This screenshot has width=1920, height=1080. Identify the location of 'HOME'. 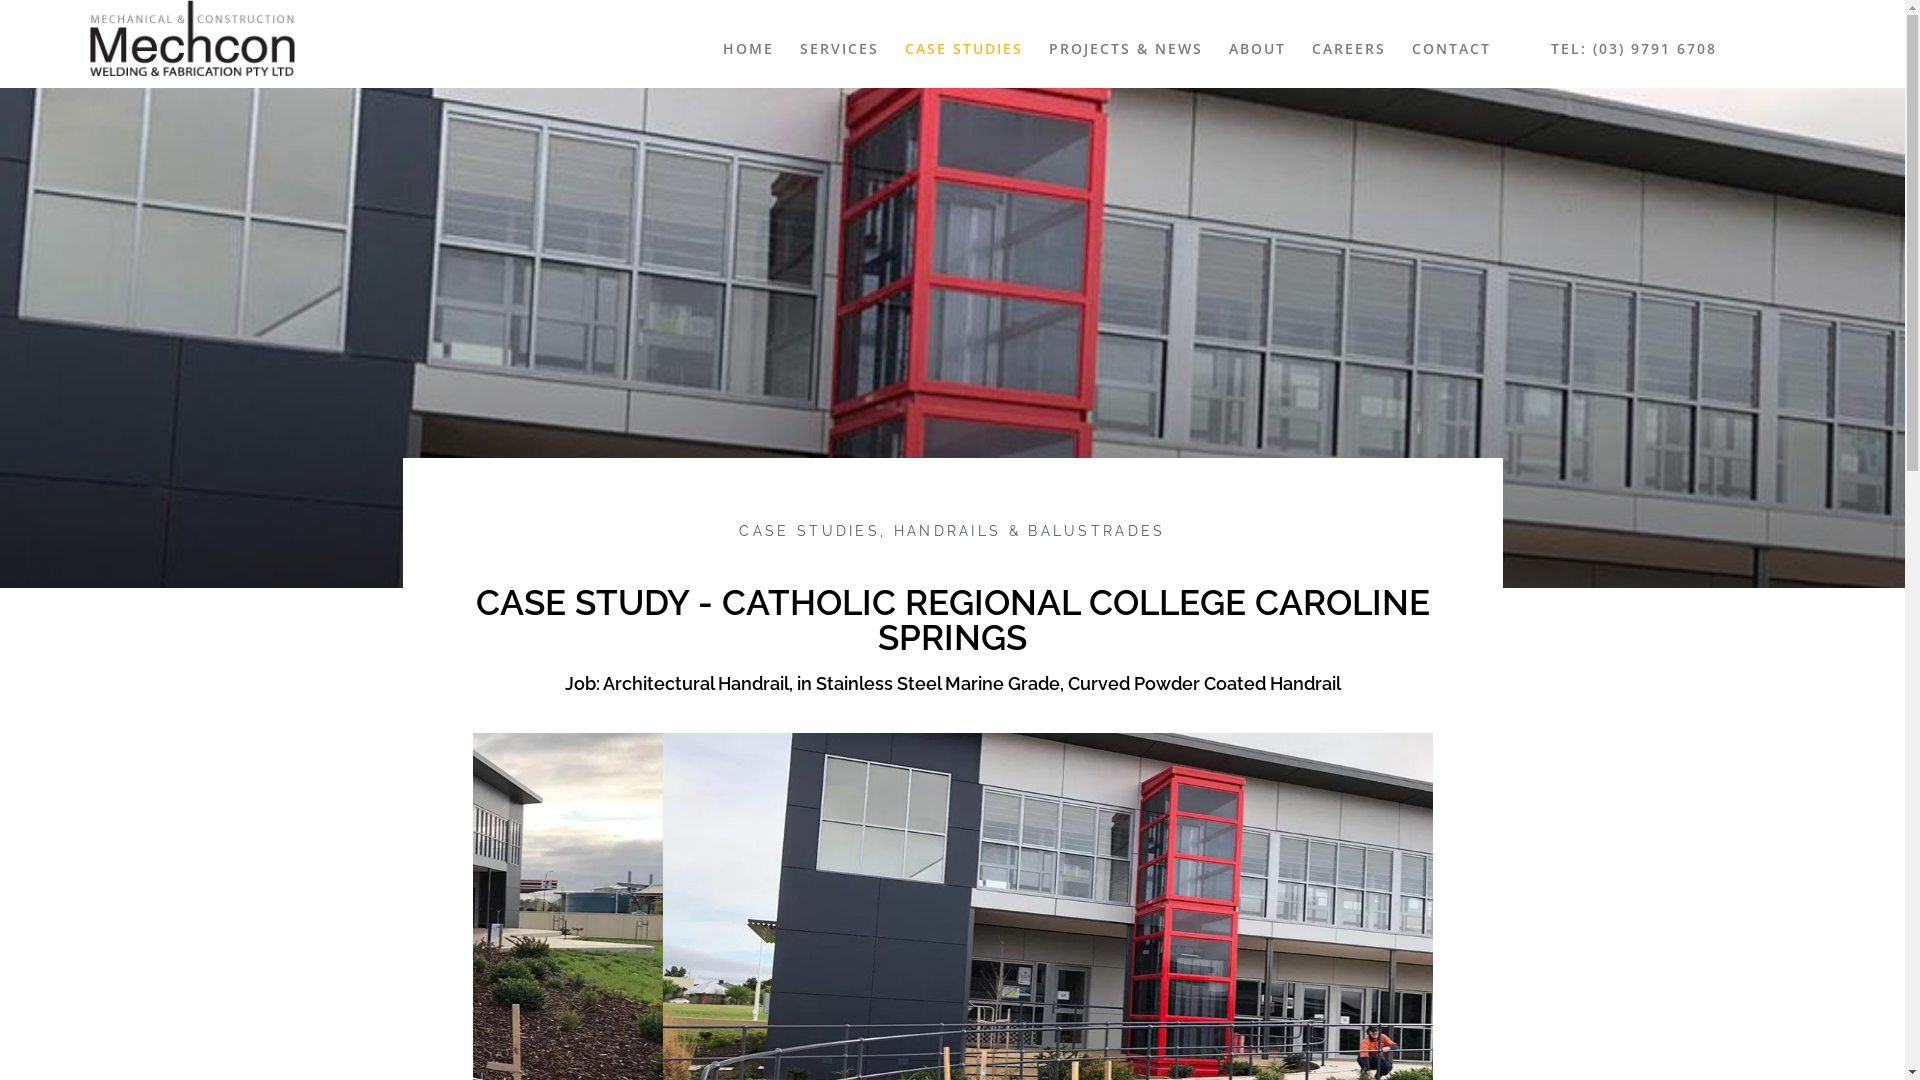
(747, 48).